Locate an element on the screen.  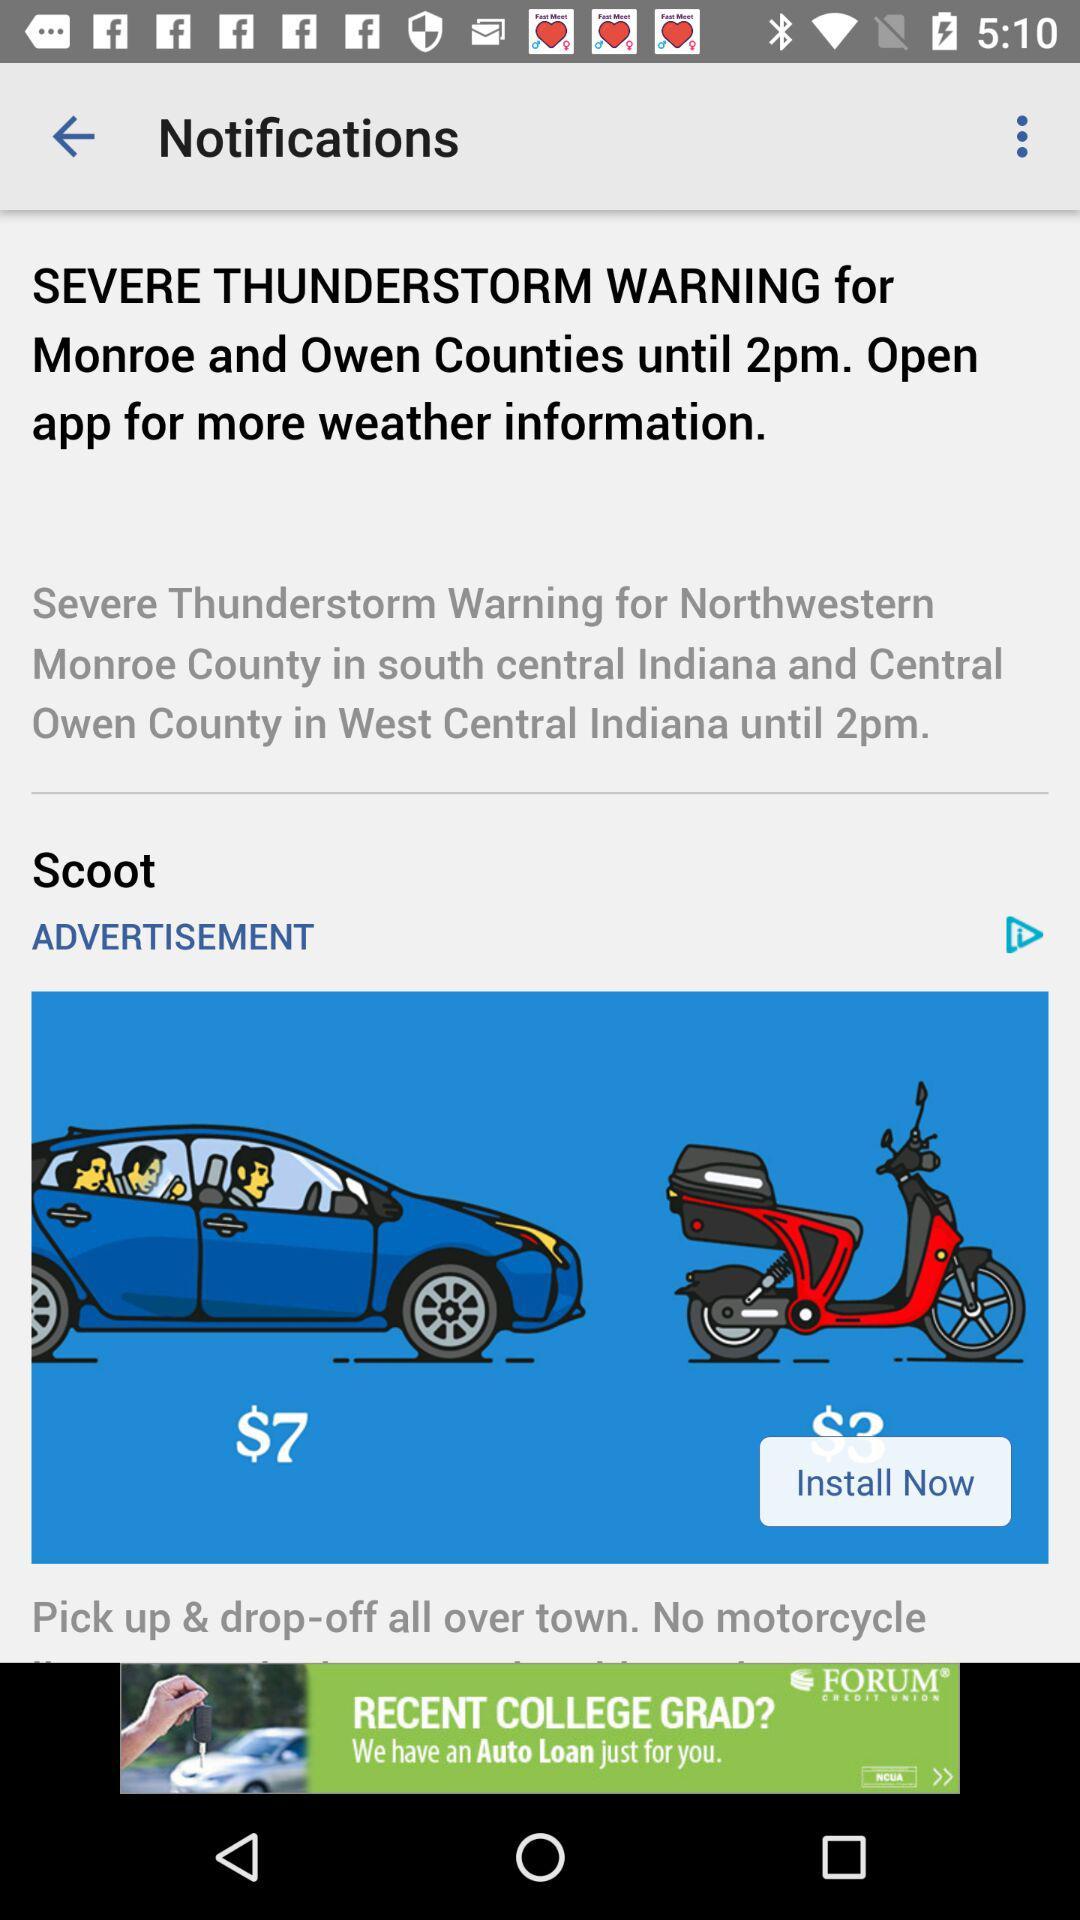
advertisement is located at coordinates (540, 1727).